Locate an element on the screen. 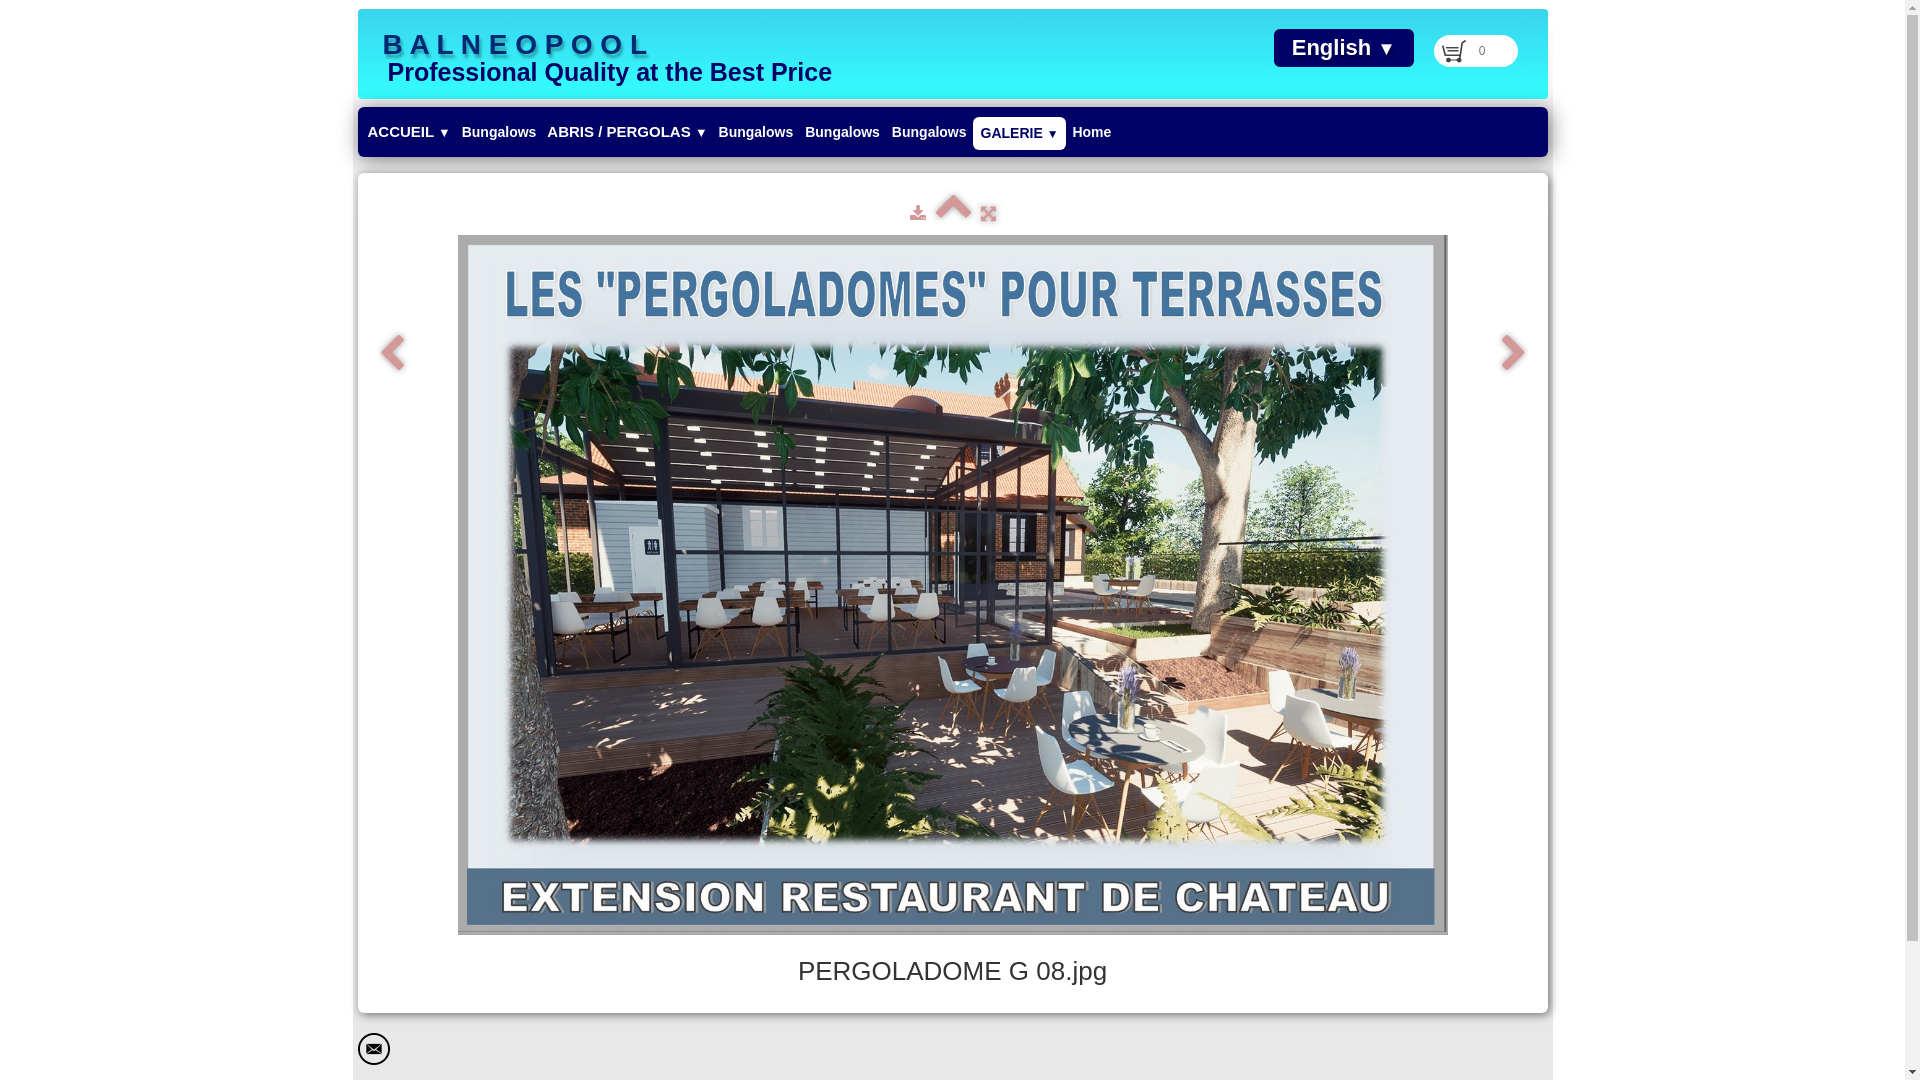 This screenshot has width=1920, height=1080. 'Next' is located at coordinates (1513, 354).